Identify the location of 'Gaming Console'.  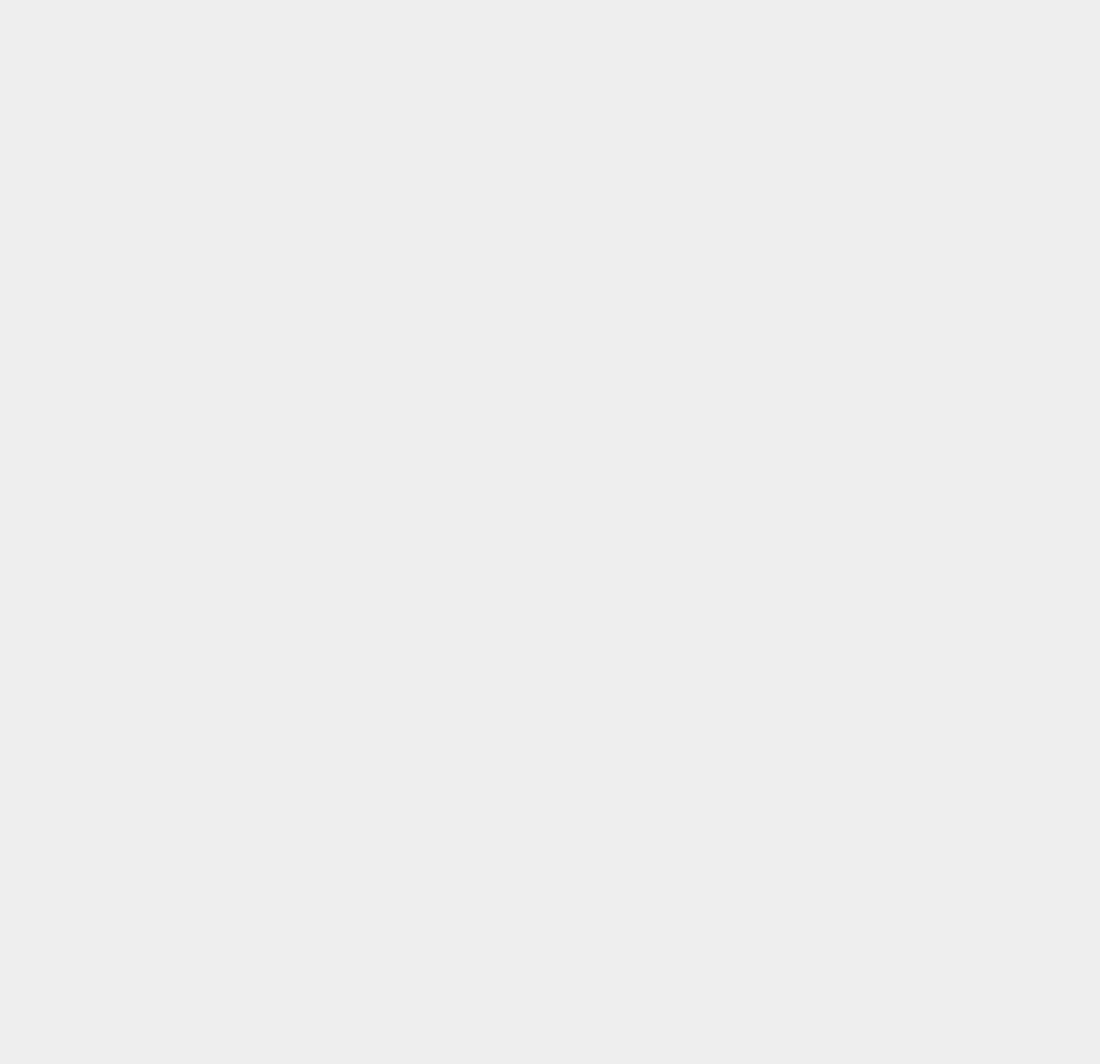
(827, 344).